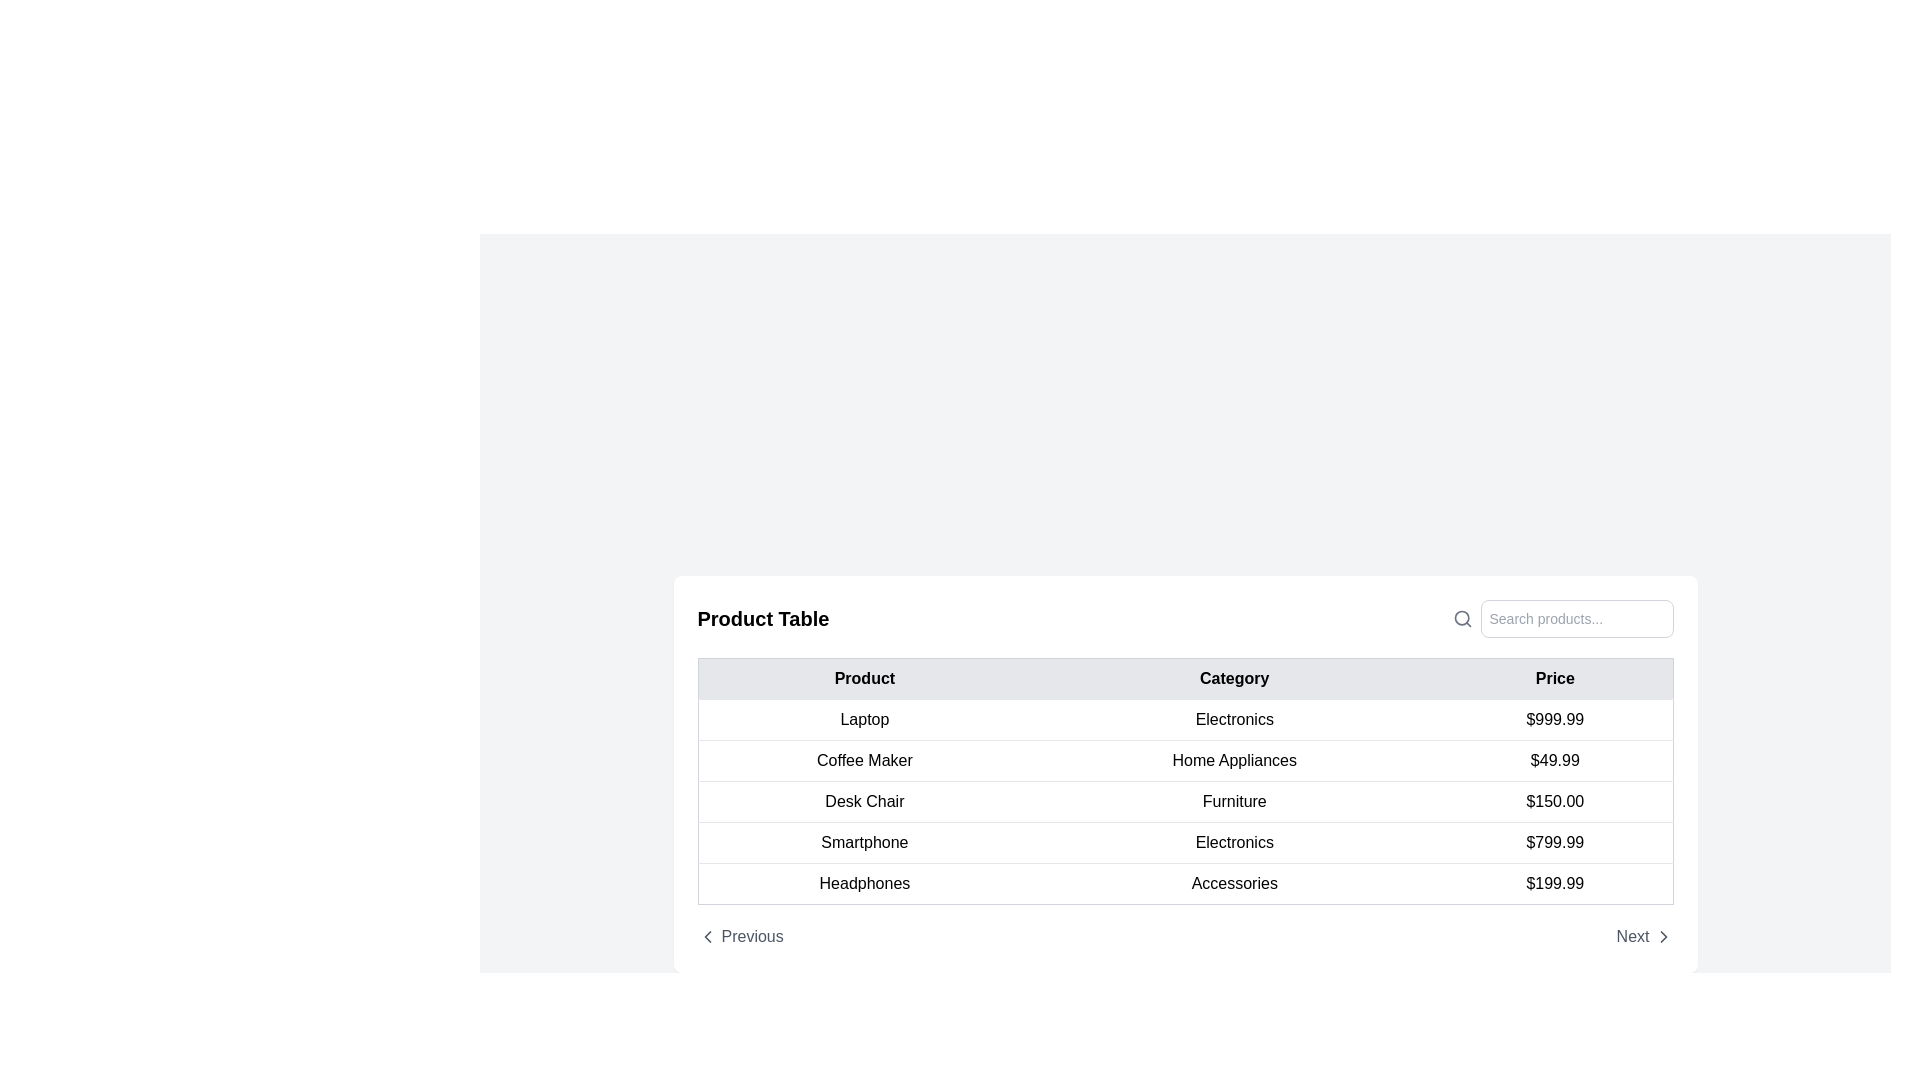 The width and height of the screenshot is (1920, 1080). Describe the element at coordinates (1663, 936) in the screenshot. I see `the right-pointing chevron icon located in the pagination section at the bottom-right corner of the table interface` at that location.